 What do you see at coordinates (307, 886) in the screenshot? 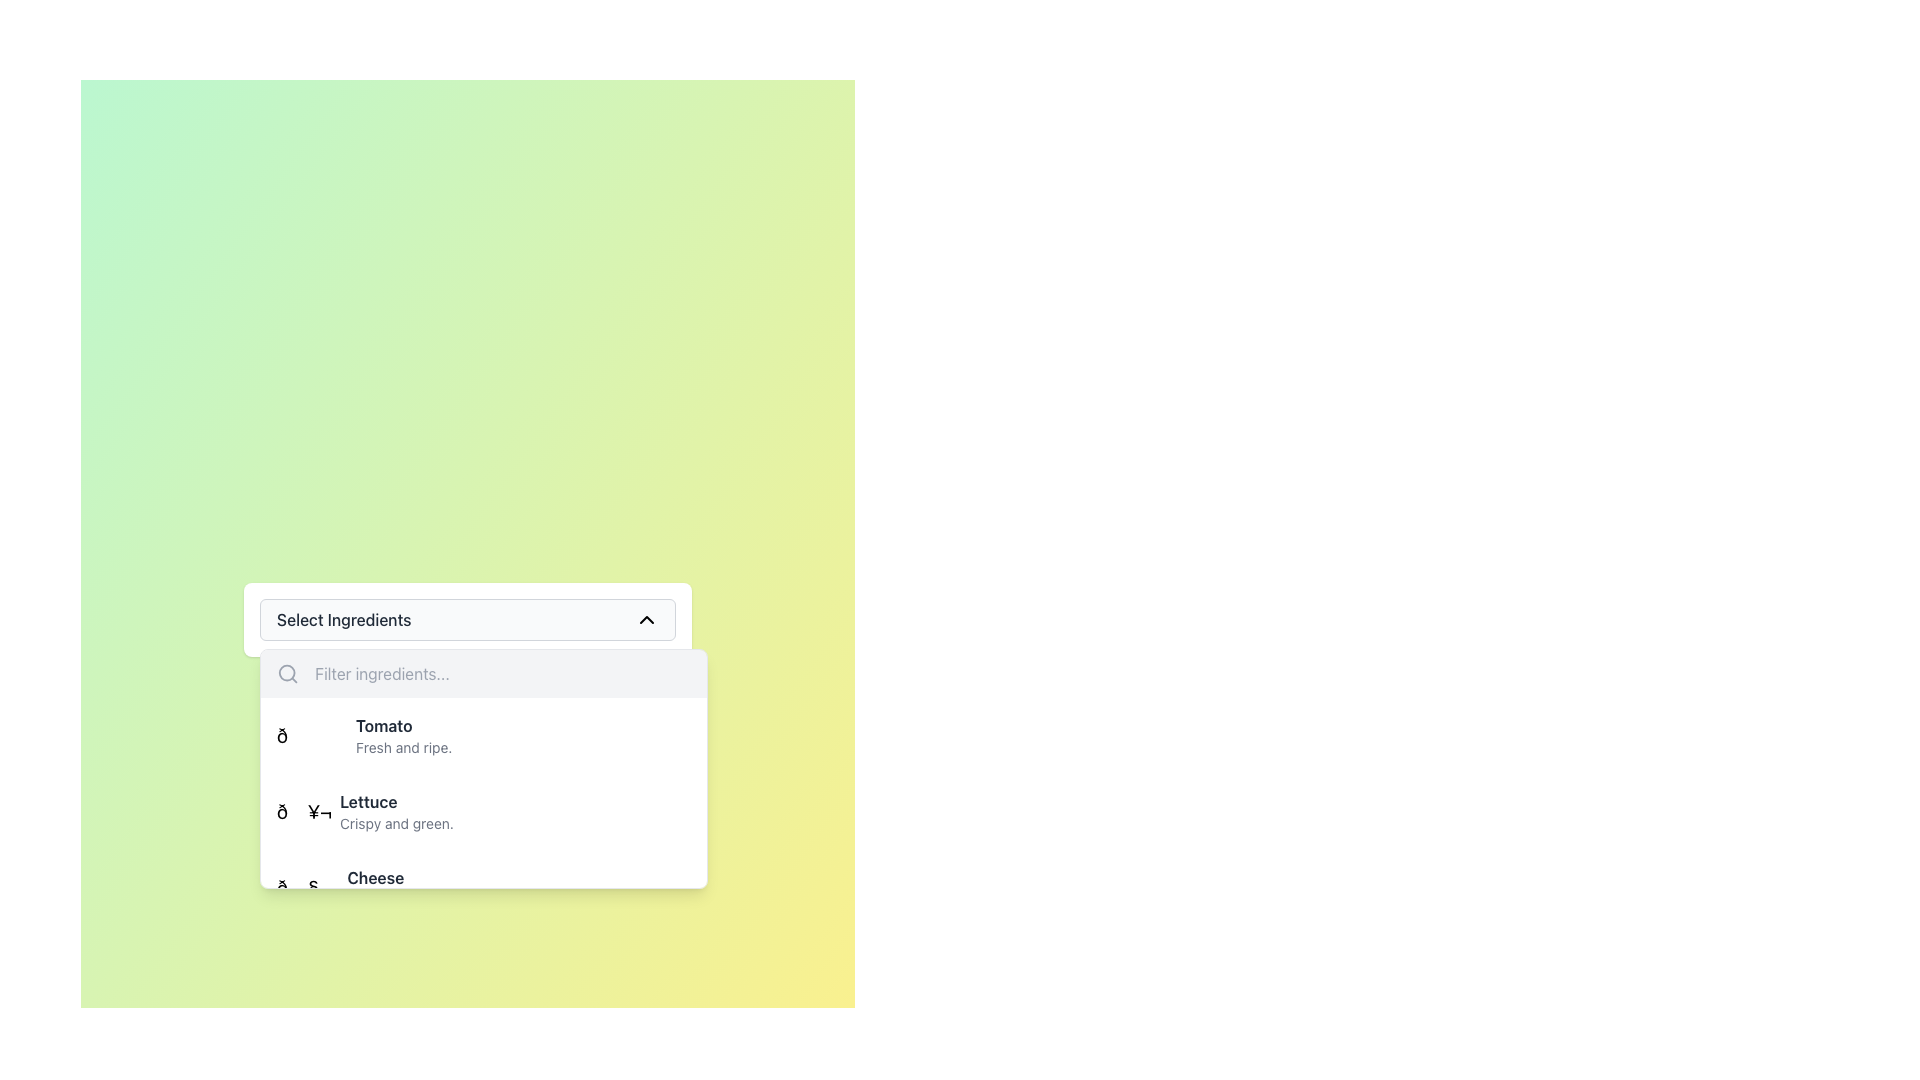
I see `the black glyph icon aligned leftmost in the row displaying information about 'Cheese', which precedes the text 'Cheese' and its description 'Creamy and smooth.'` at bounding box center [307, 886].